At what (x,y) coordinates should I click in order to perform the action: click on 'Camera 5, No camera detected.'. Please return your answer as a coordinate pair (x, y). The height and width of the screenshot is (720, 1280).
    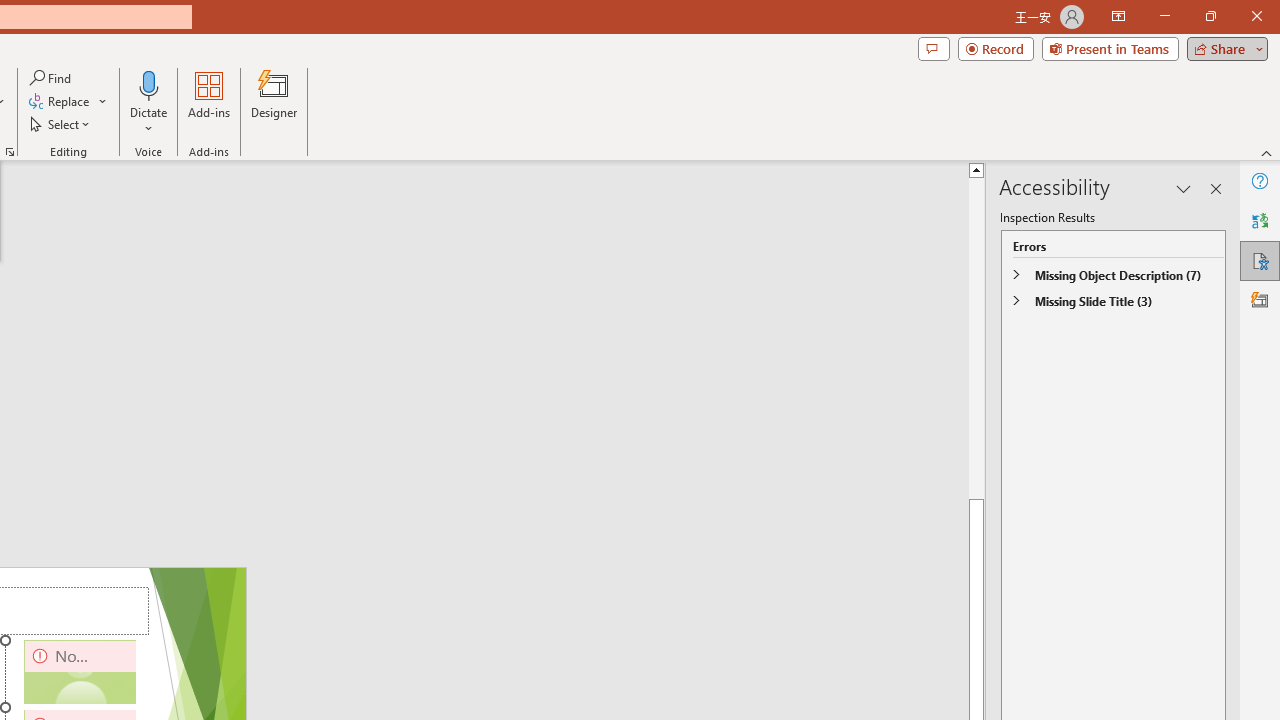
    Looking at the image, I should click on (80, 672).